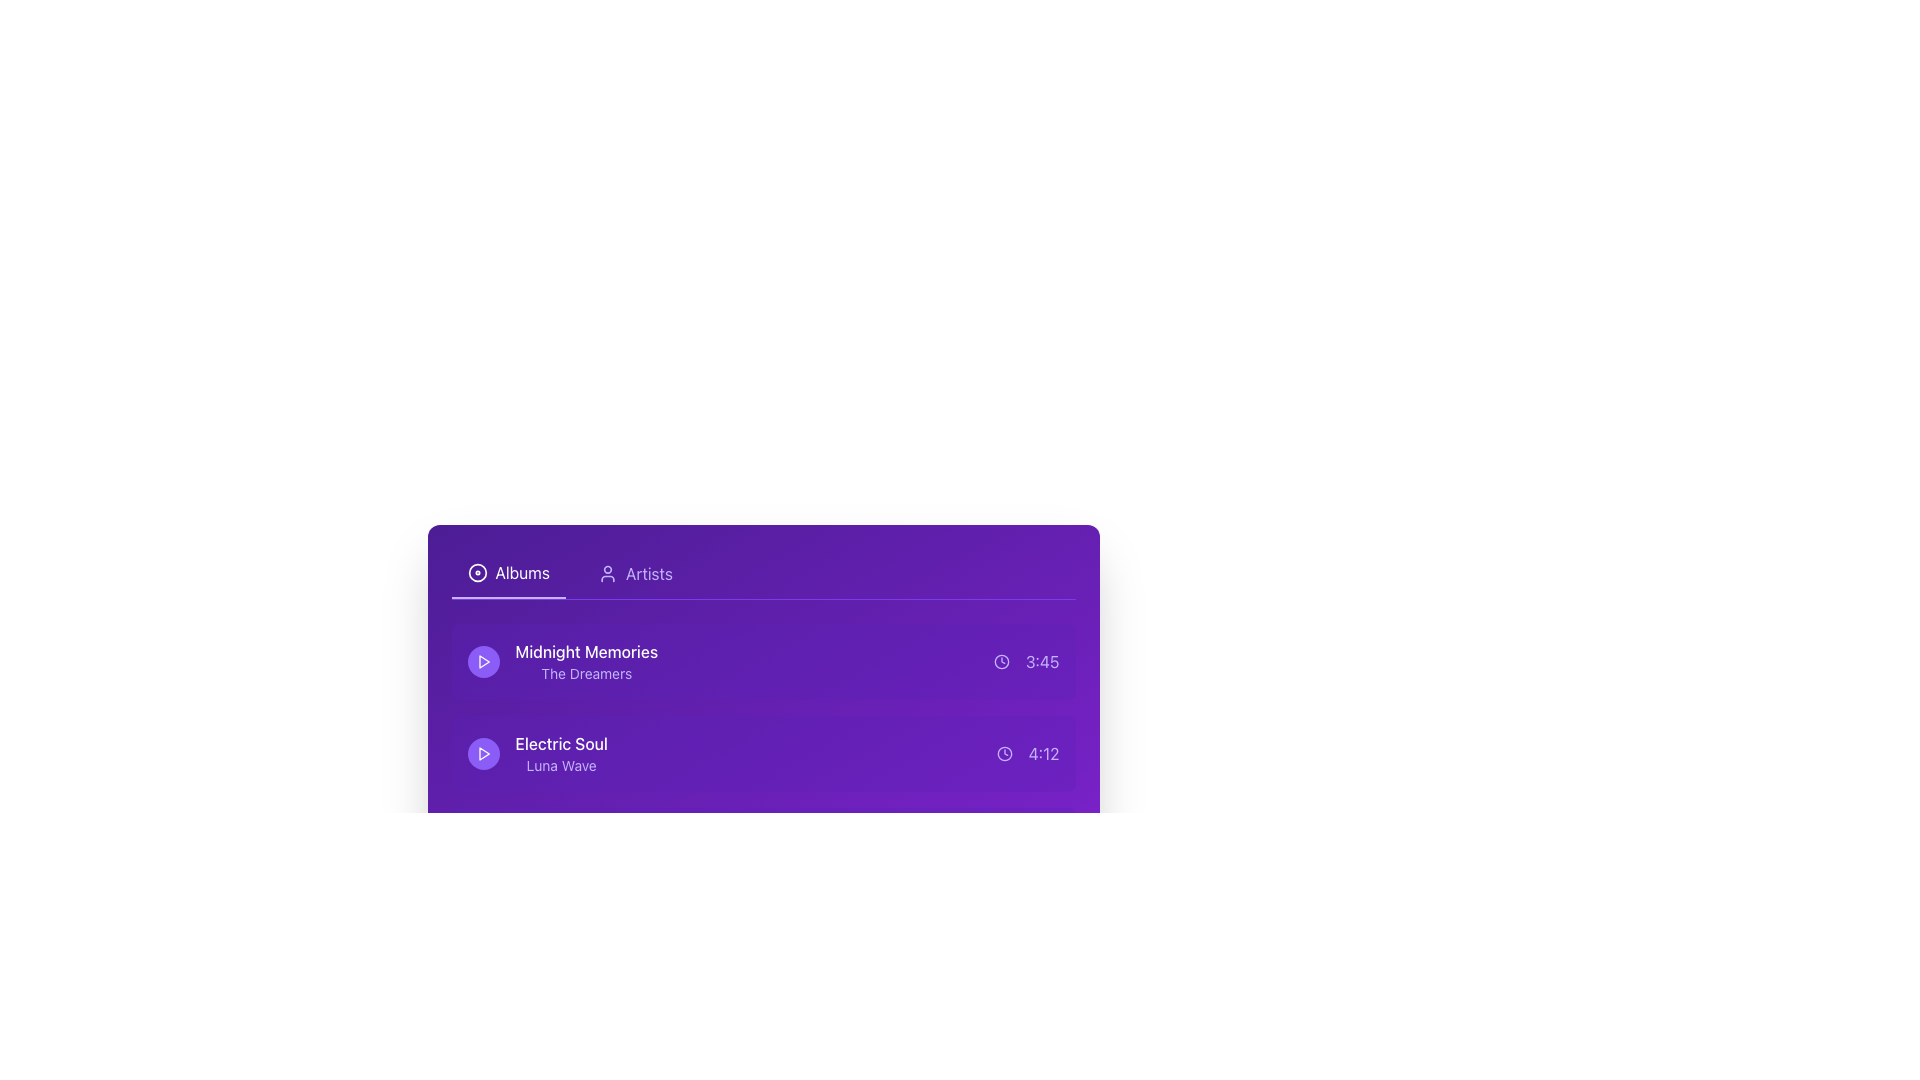 The height and width of the screenshot is (1080, 1920). Describe the element at coordinates (537, 753) in the screenshot. I see `to select the label 'Electric Soul' with associated metadata, which is styled with a medium-weight font and is located in a purple panel` at that location.